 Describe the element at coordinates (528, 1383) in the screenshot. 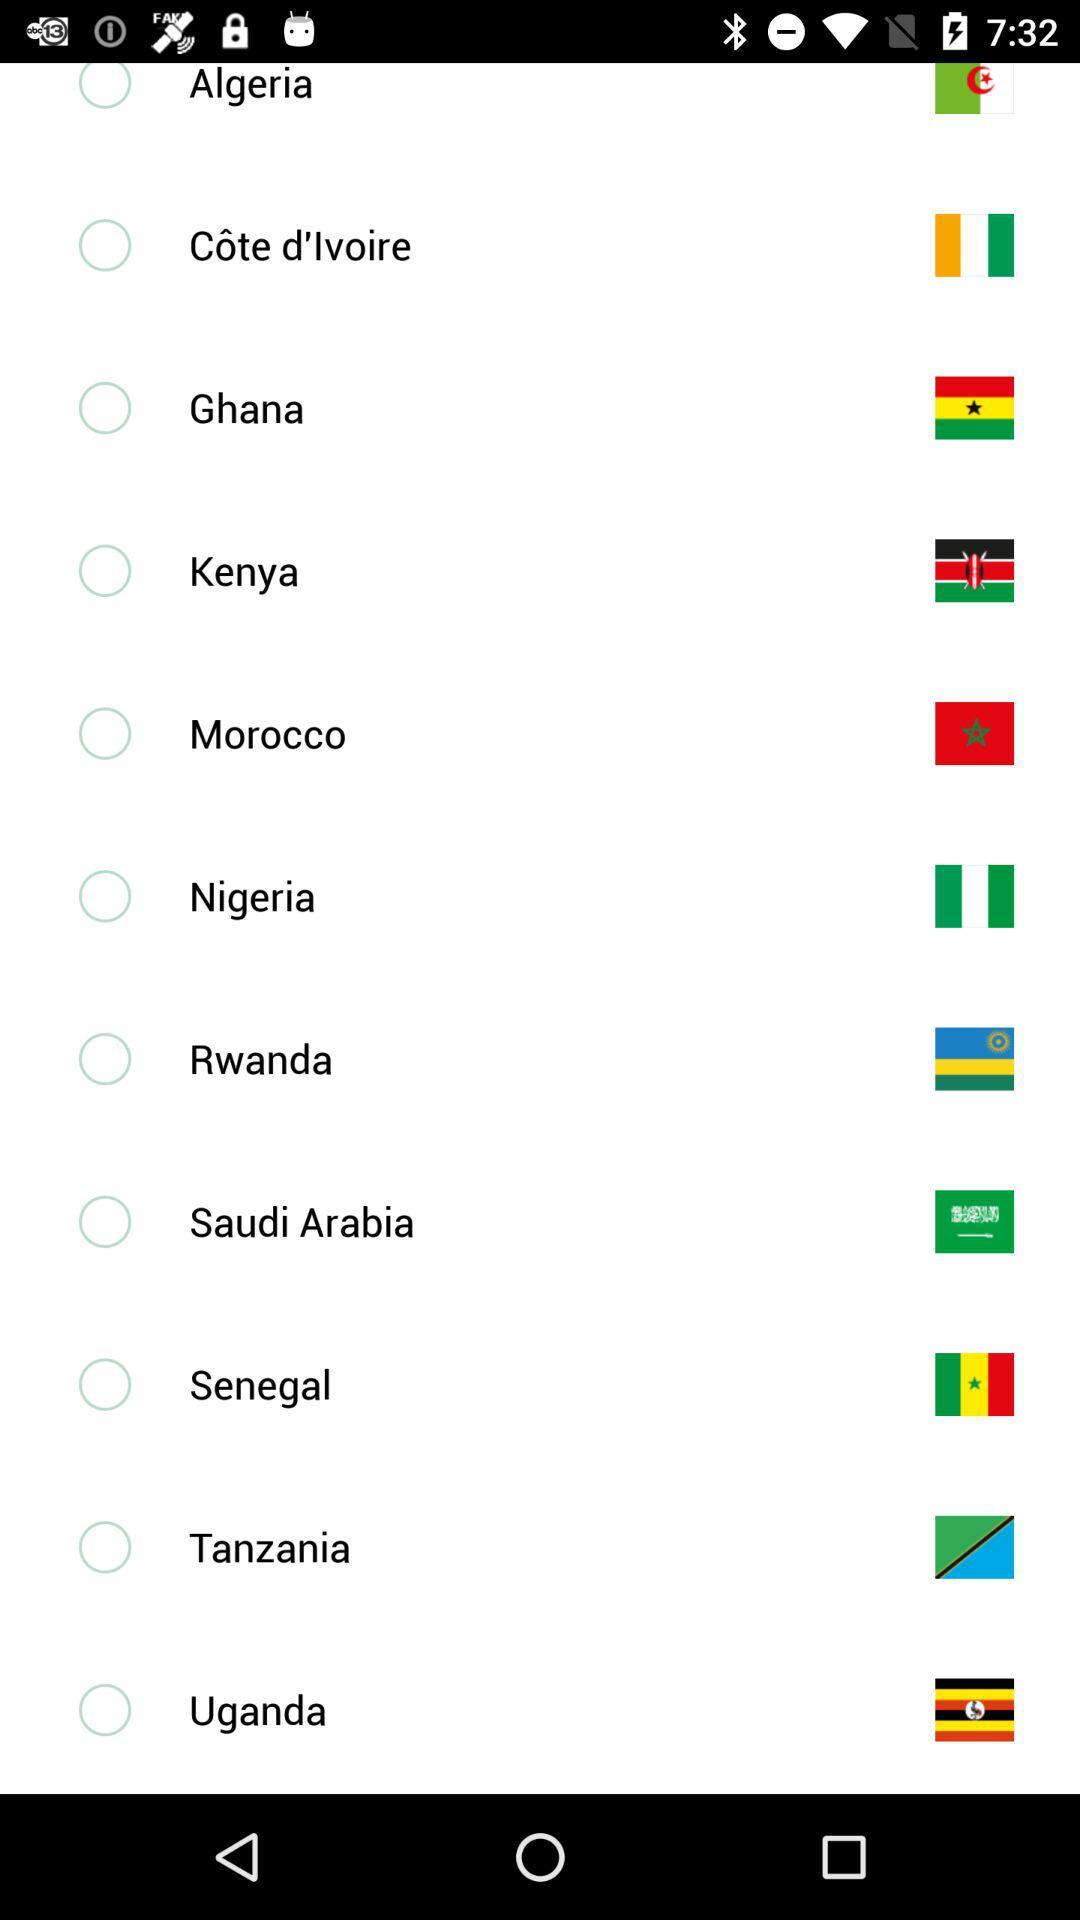

I see `senegal icon` at that location.